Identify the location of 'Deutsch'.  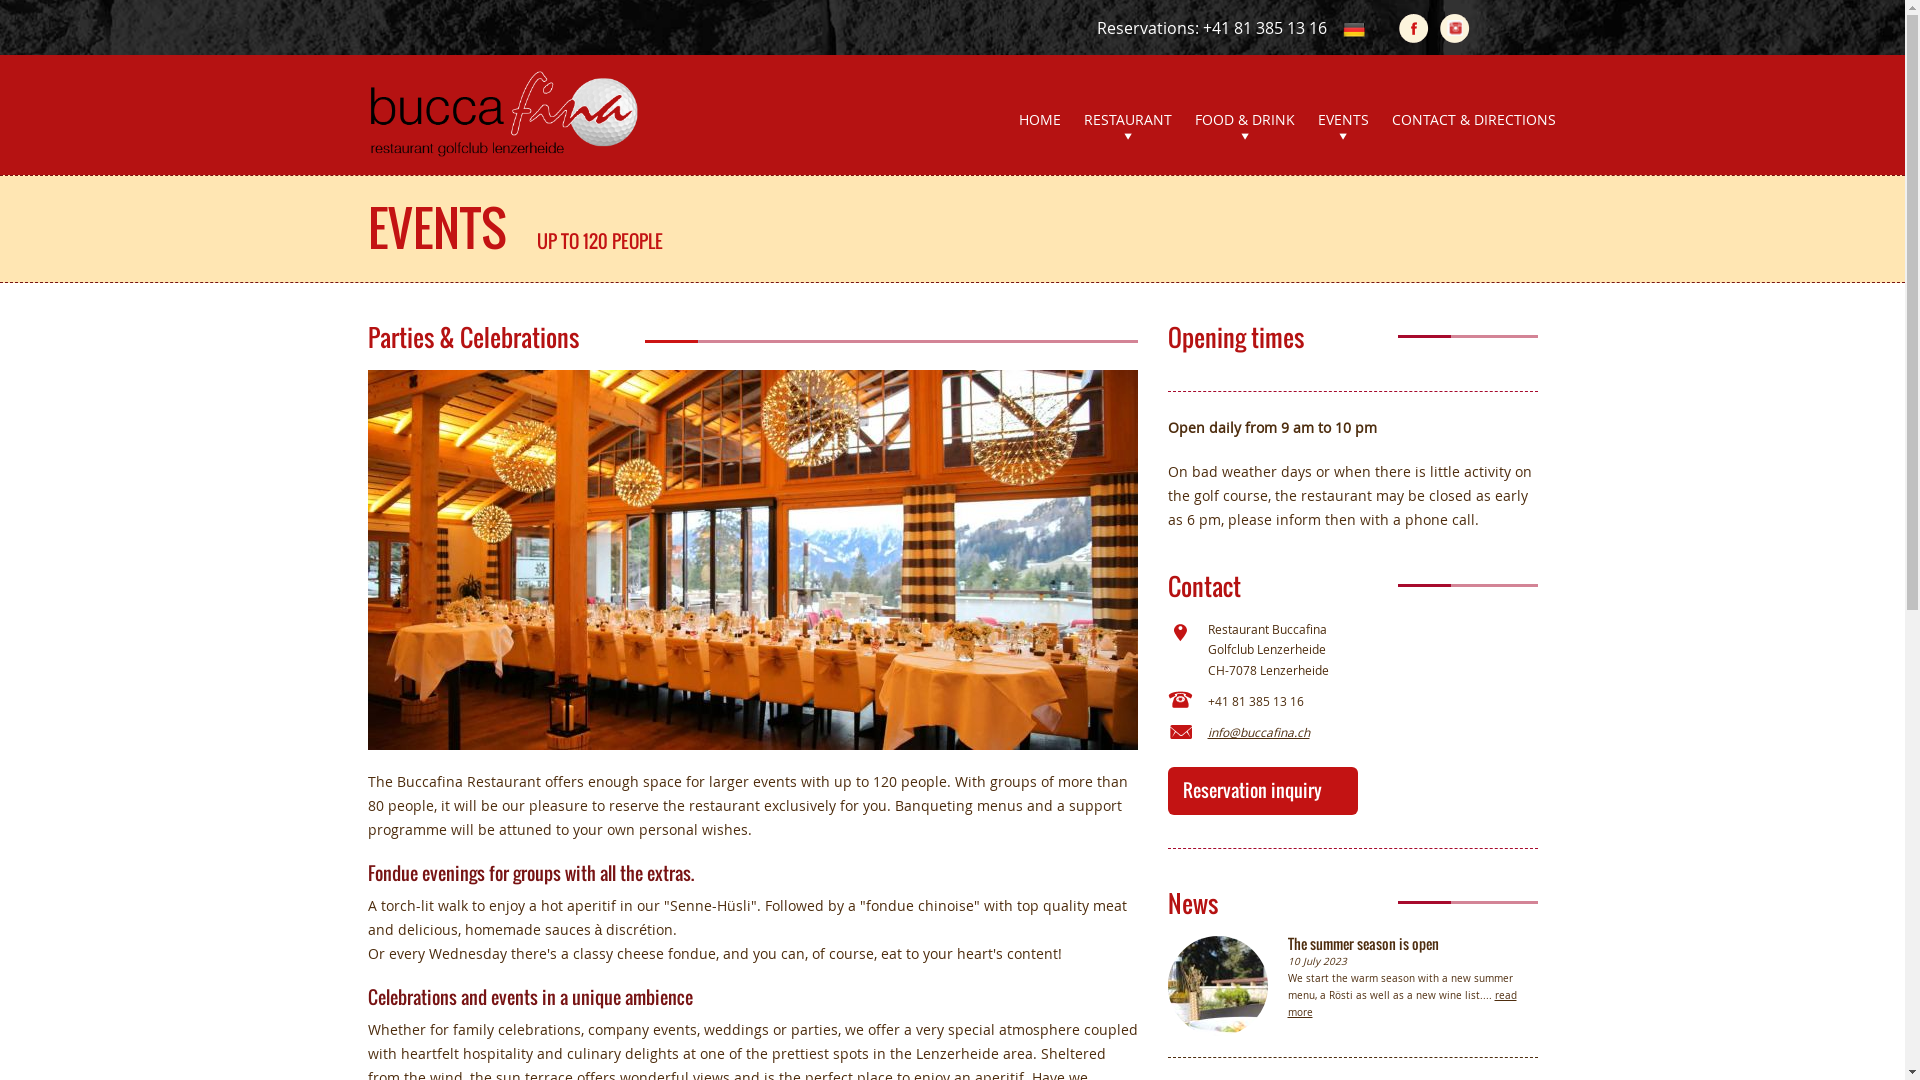
(1354, 30).